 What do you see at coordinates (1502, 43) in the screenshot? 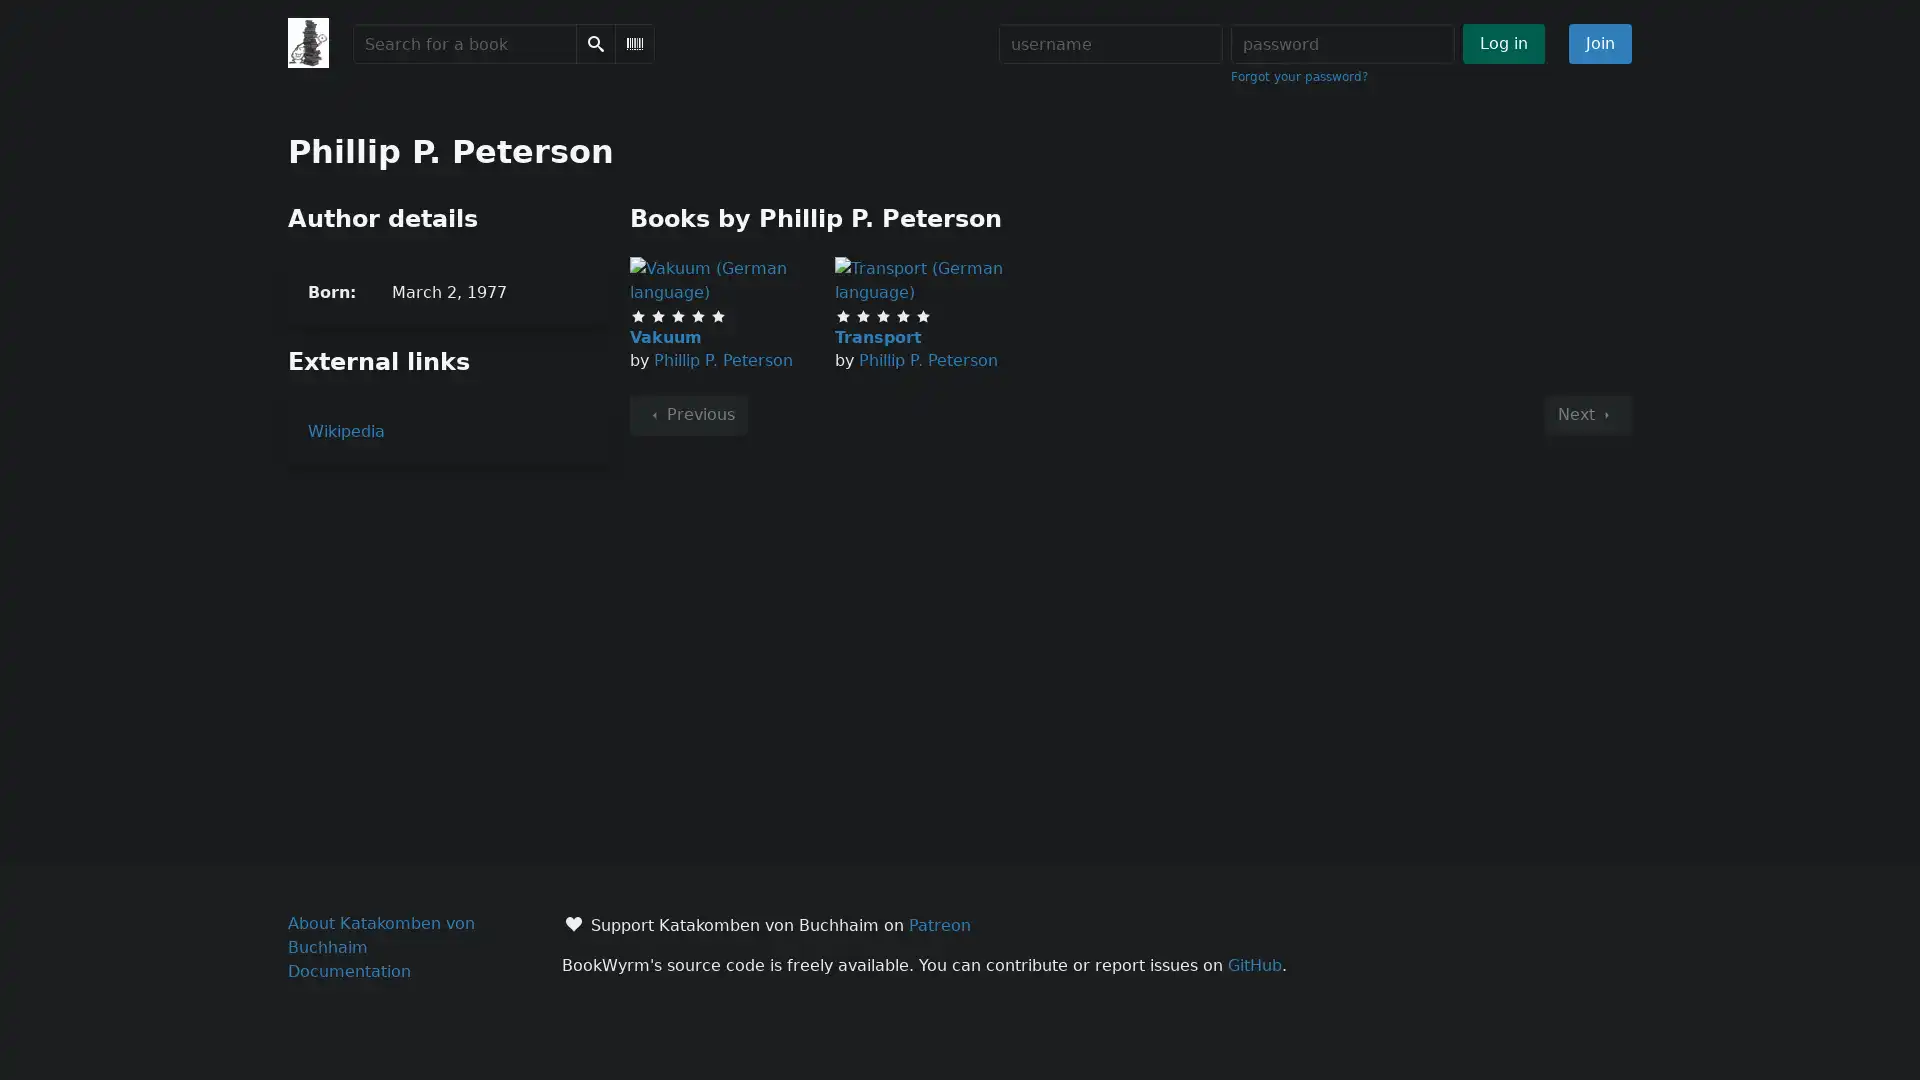
I see `Log in` at bounding box center [1502, 43].